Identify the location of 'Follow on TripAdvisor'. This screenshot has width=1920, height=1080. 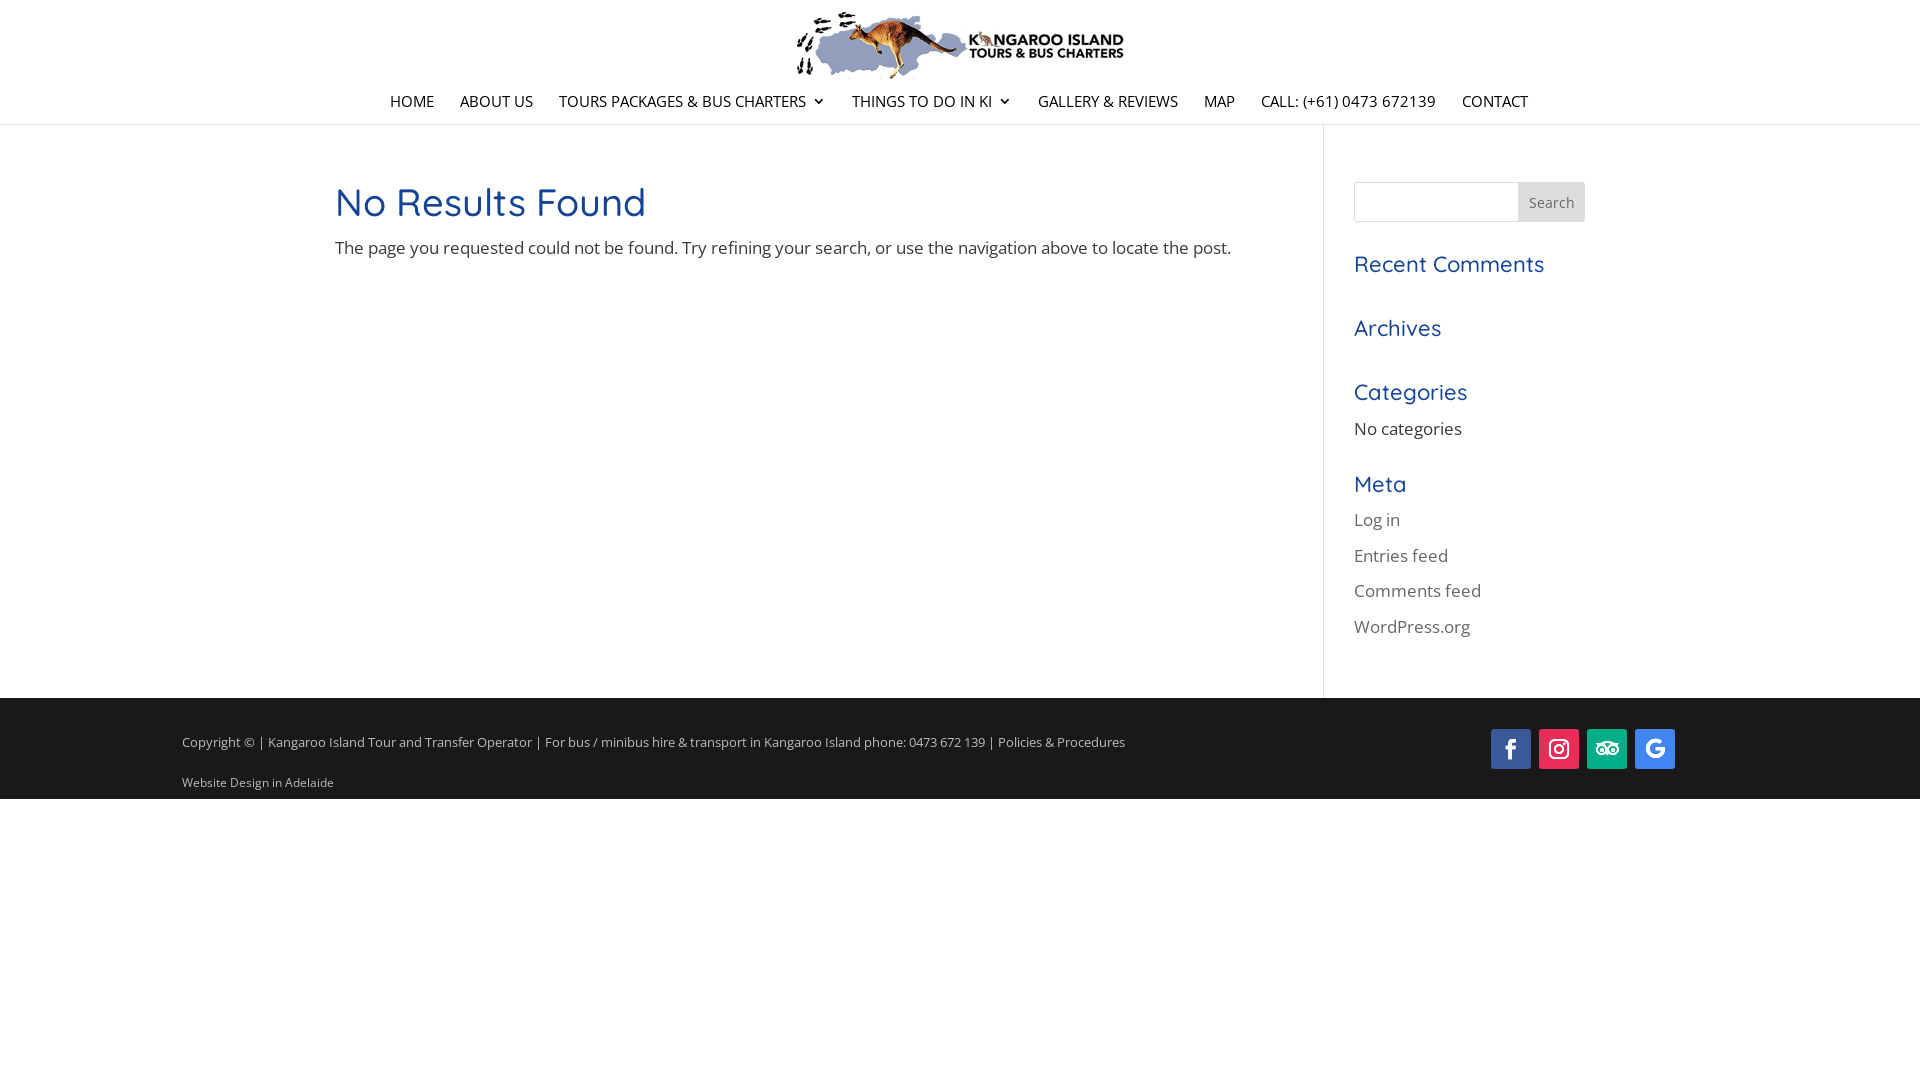
(1607, 748).